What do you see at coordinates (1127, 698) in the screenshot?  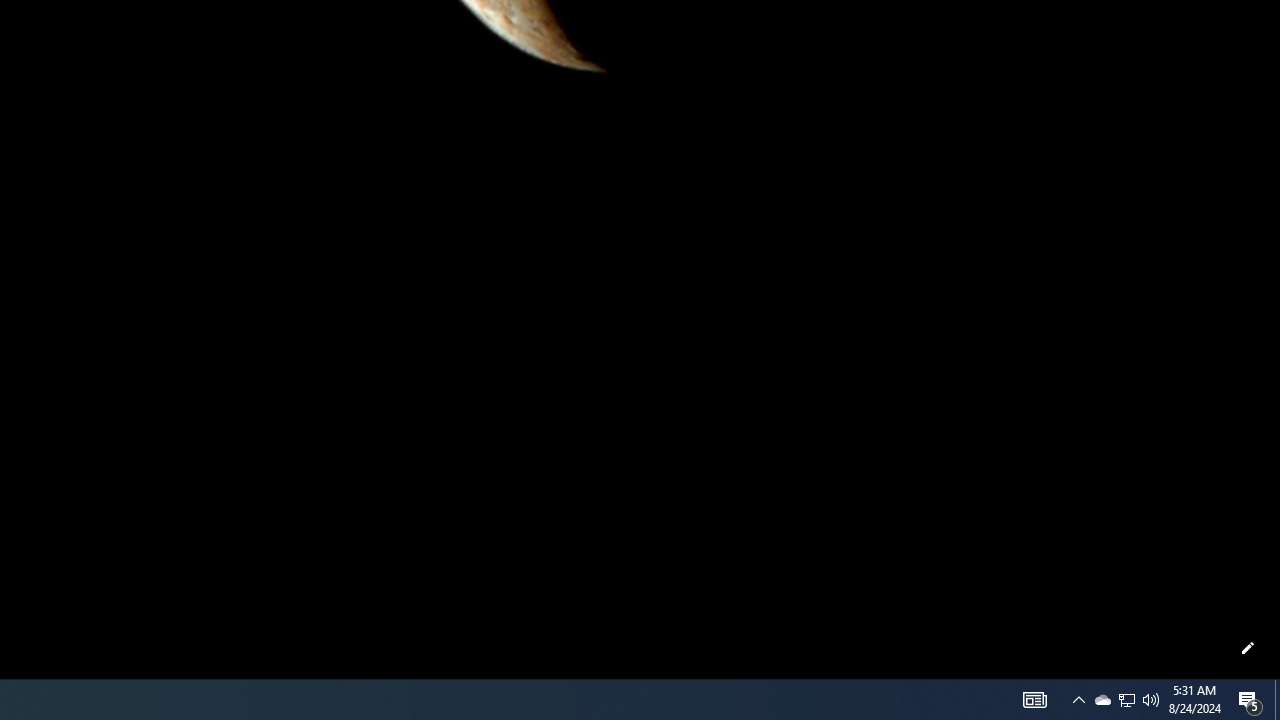 I see `'User Promoted Notification Area'` at bounding box center [1127, 698].